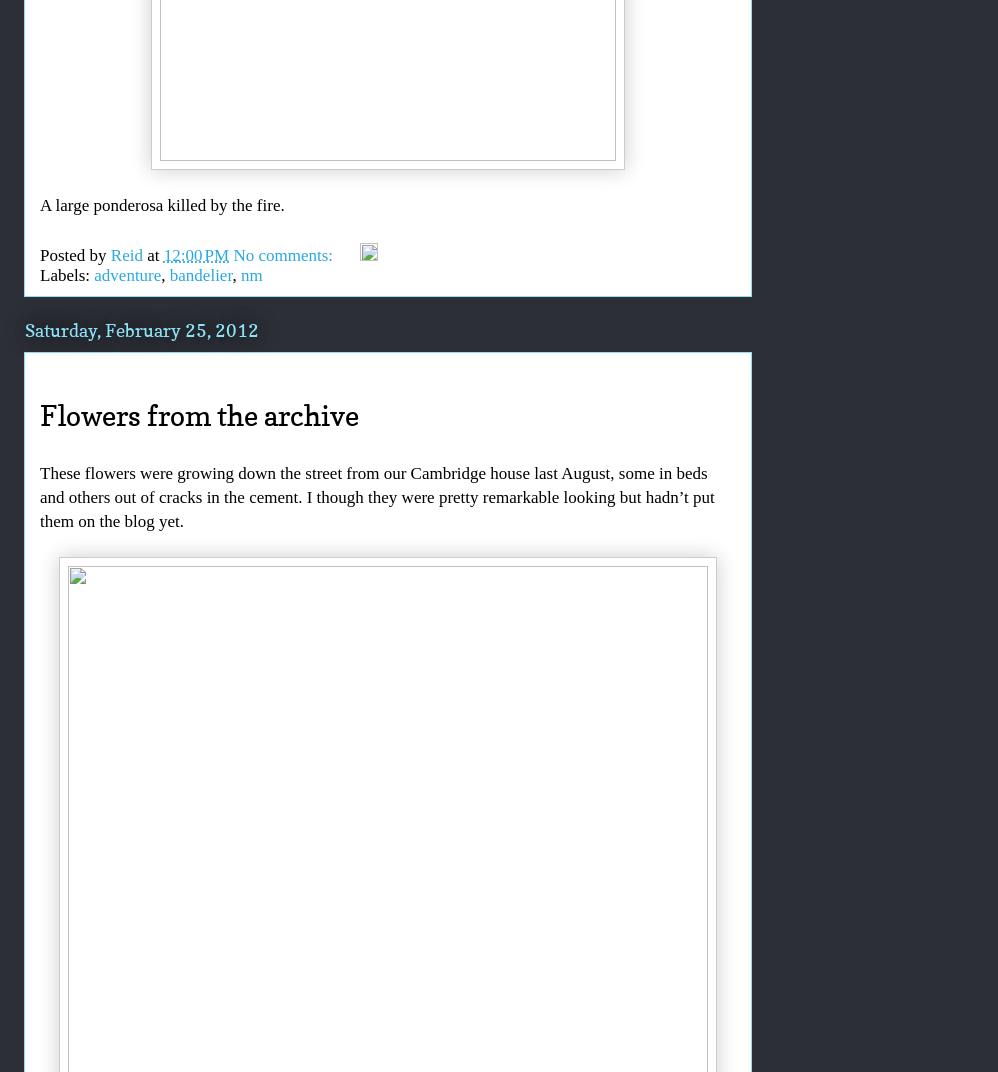 This screenshot has width=998, height=1072. Describe the element at coordinates (284, 254) in the screenshot. I see `'No comments:'` at that location.